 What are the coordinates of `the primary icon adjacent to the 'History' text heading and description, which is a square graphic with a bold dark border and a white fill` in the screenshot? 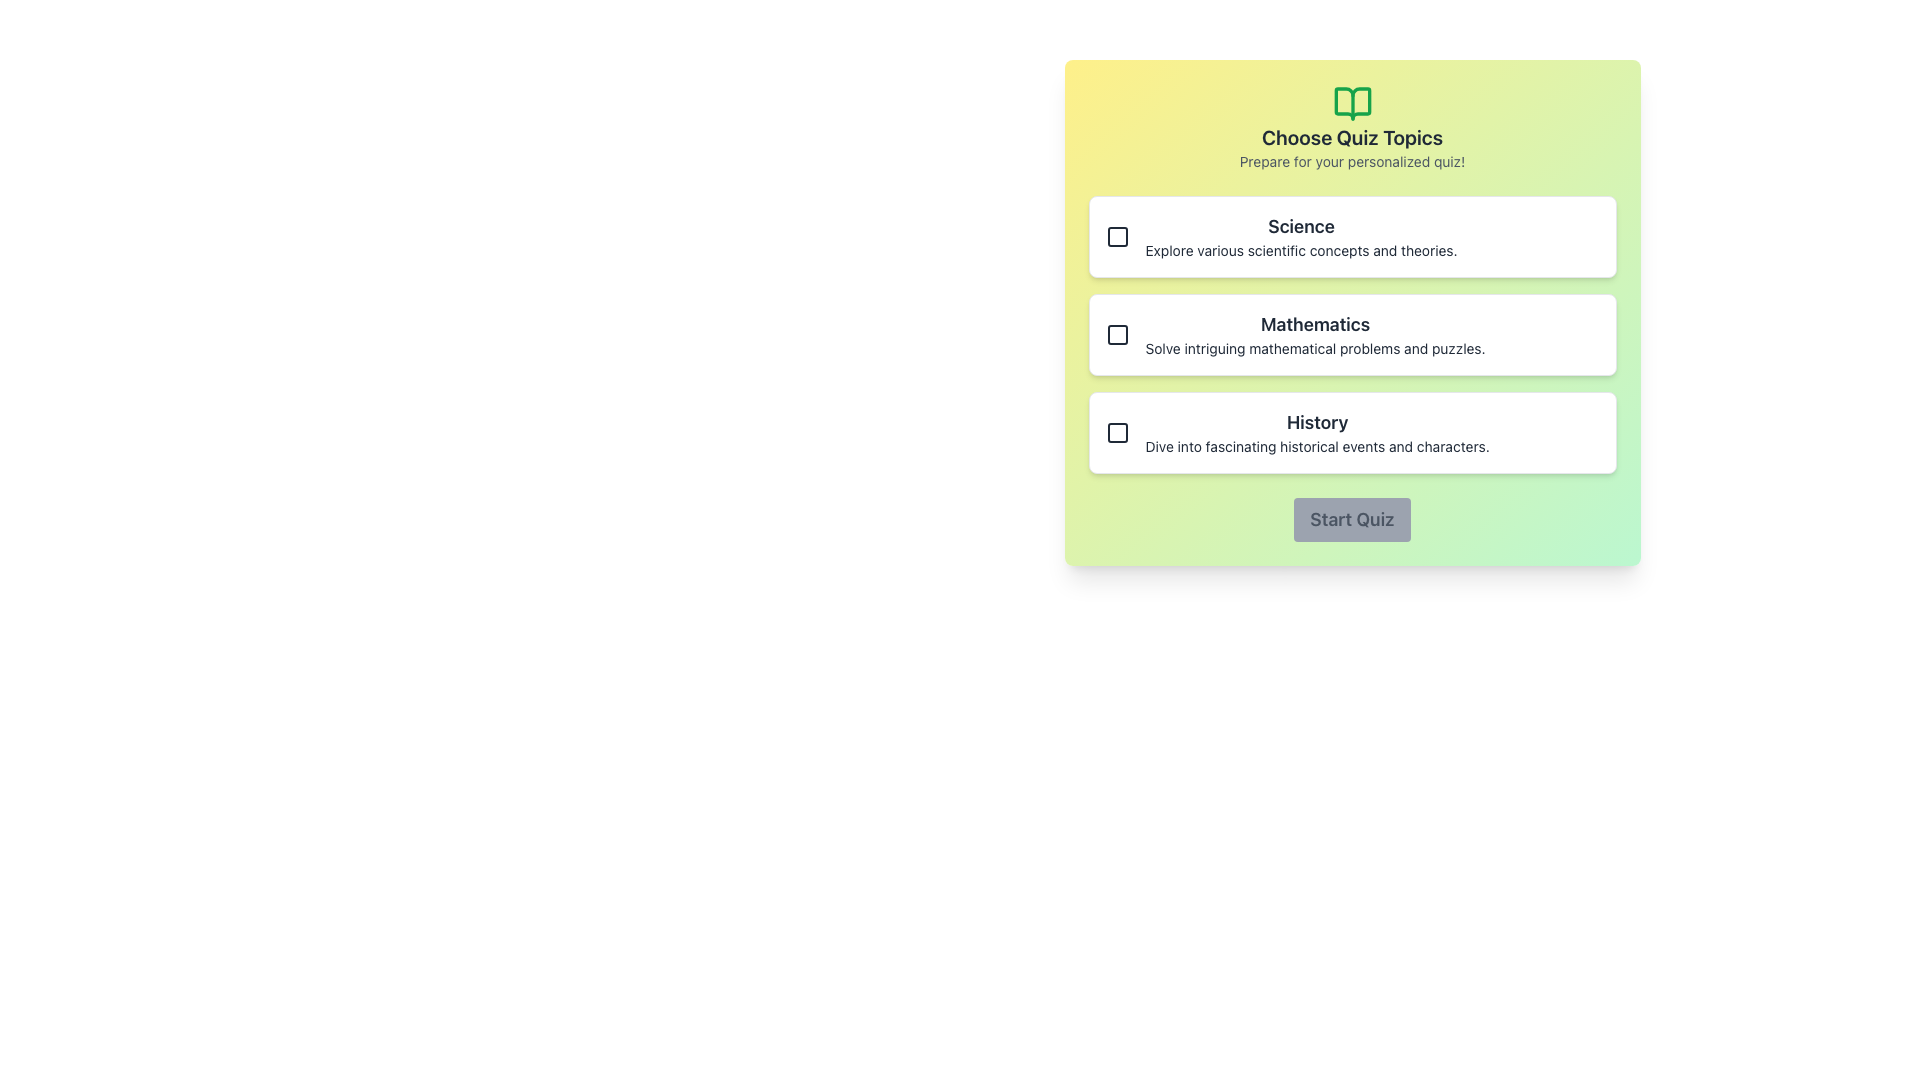 It's located at (1116, 431).